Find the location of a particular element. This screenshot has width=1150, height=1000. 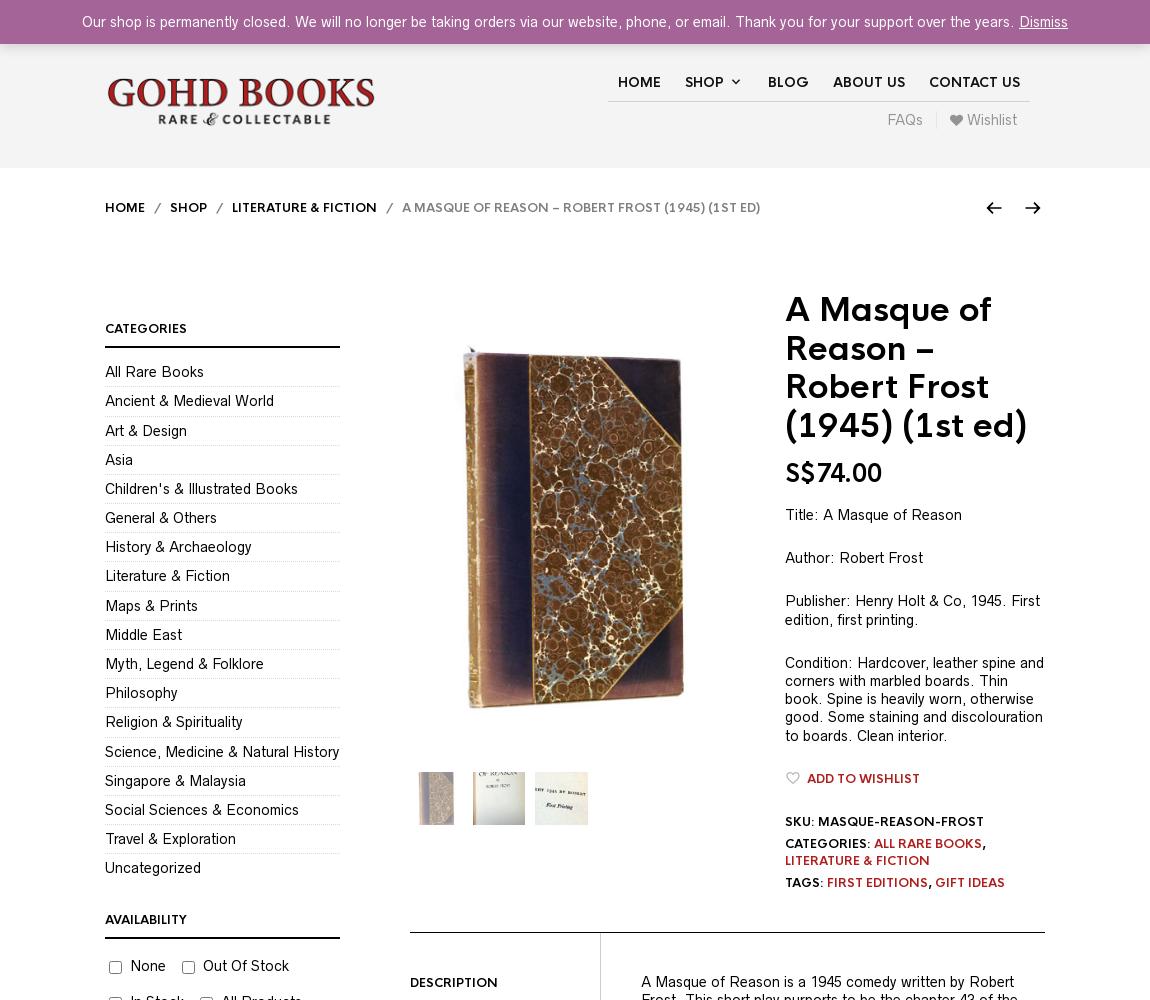

'About Us' is located at coordinates (869, 81).